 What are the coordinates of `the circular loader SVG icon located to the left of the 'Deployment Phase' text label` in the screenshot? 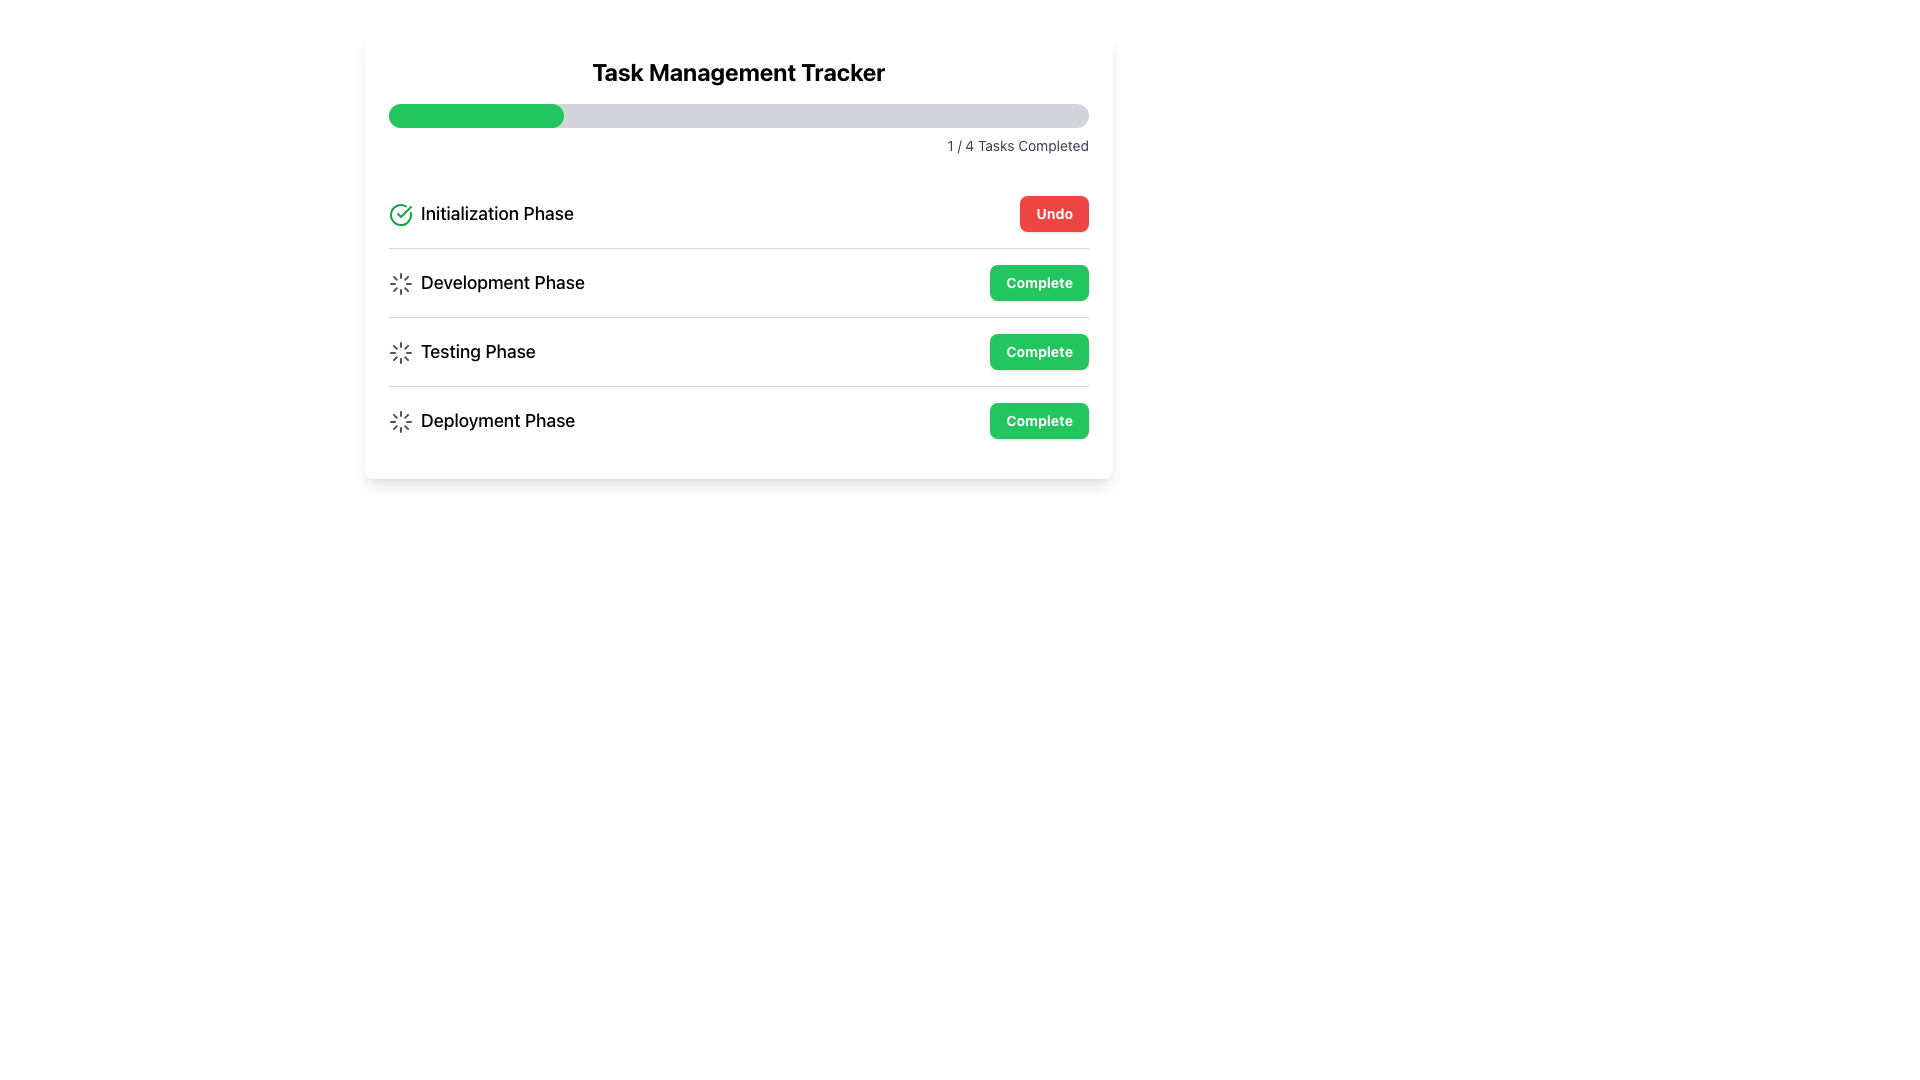 It's located at (400, 420).